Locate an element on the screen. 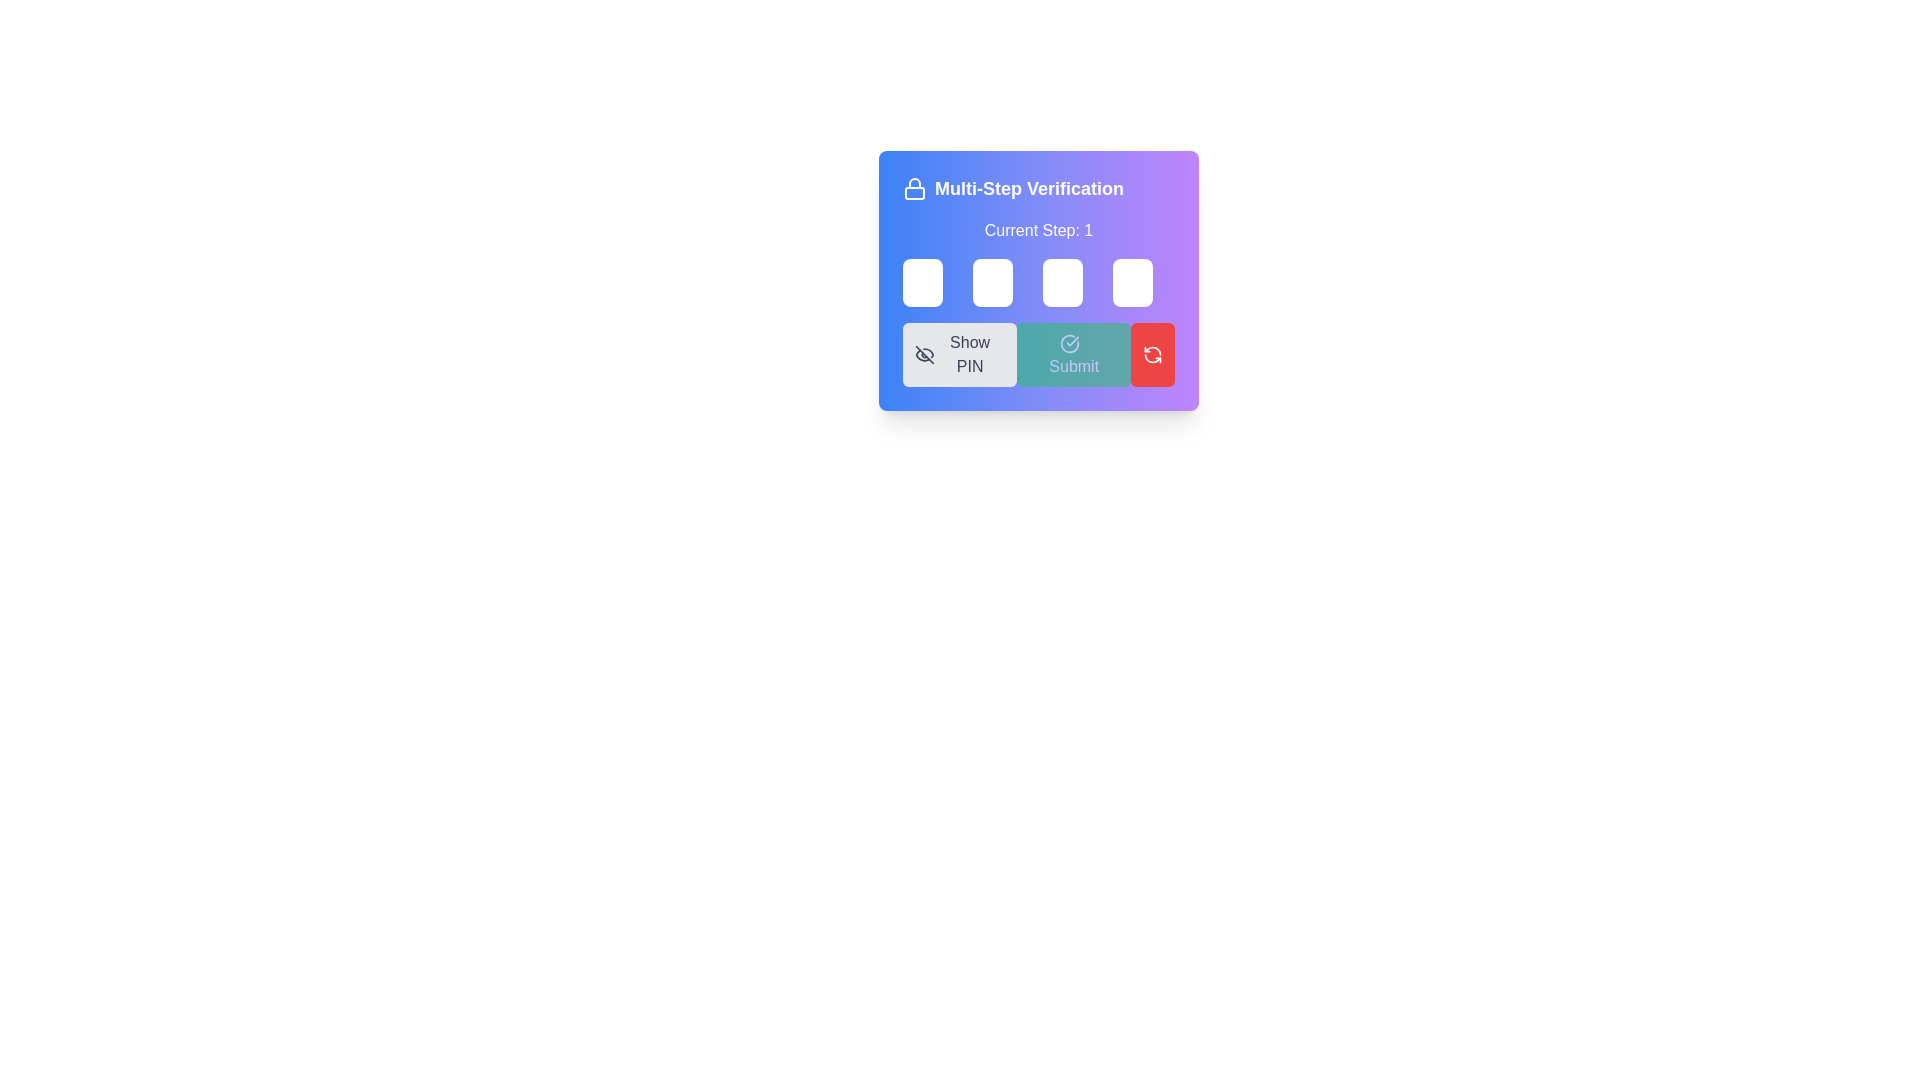 The image size is (1920, 1080). the refresh or reset button located at the bottom-right corner of the verification module is located at coordinates (1152, 353).